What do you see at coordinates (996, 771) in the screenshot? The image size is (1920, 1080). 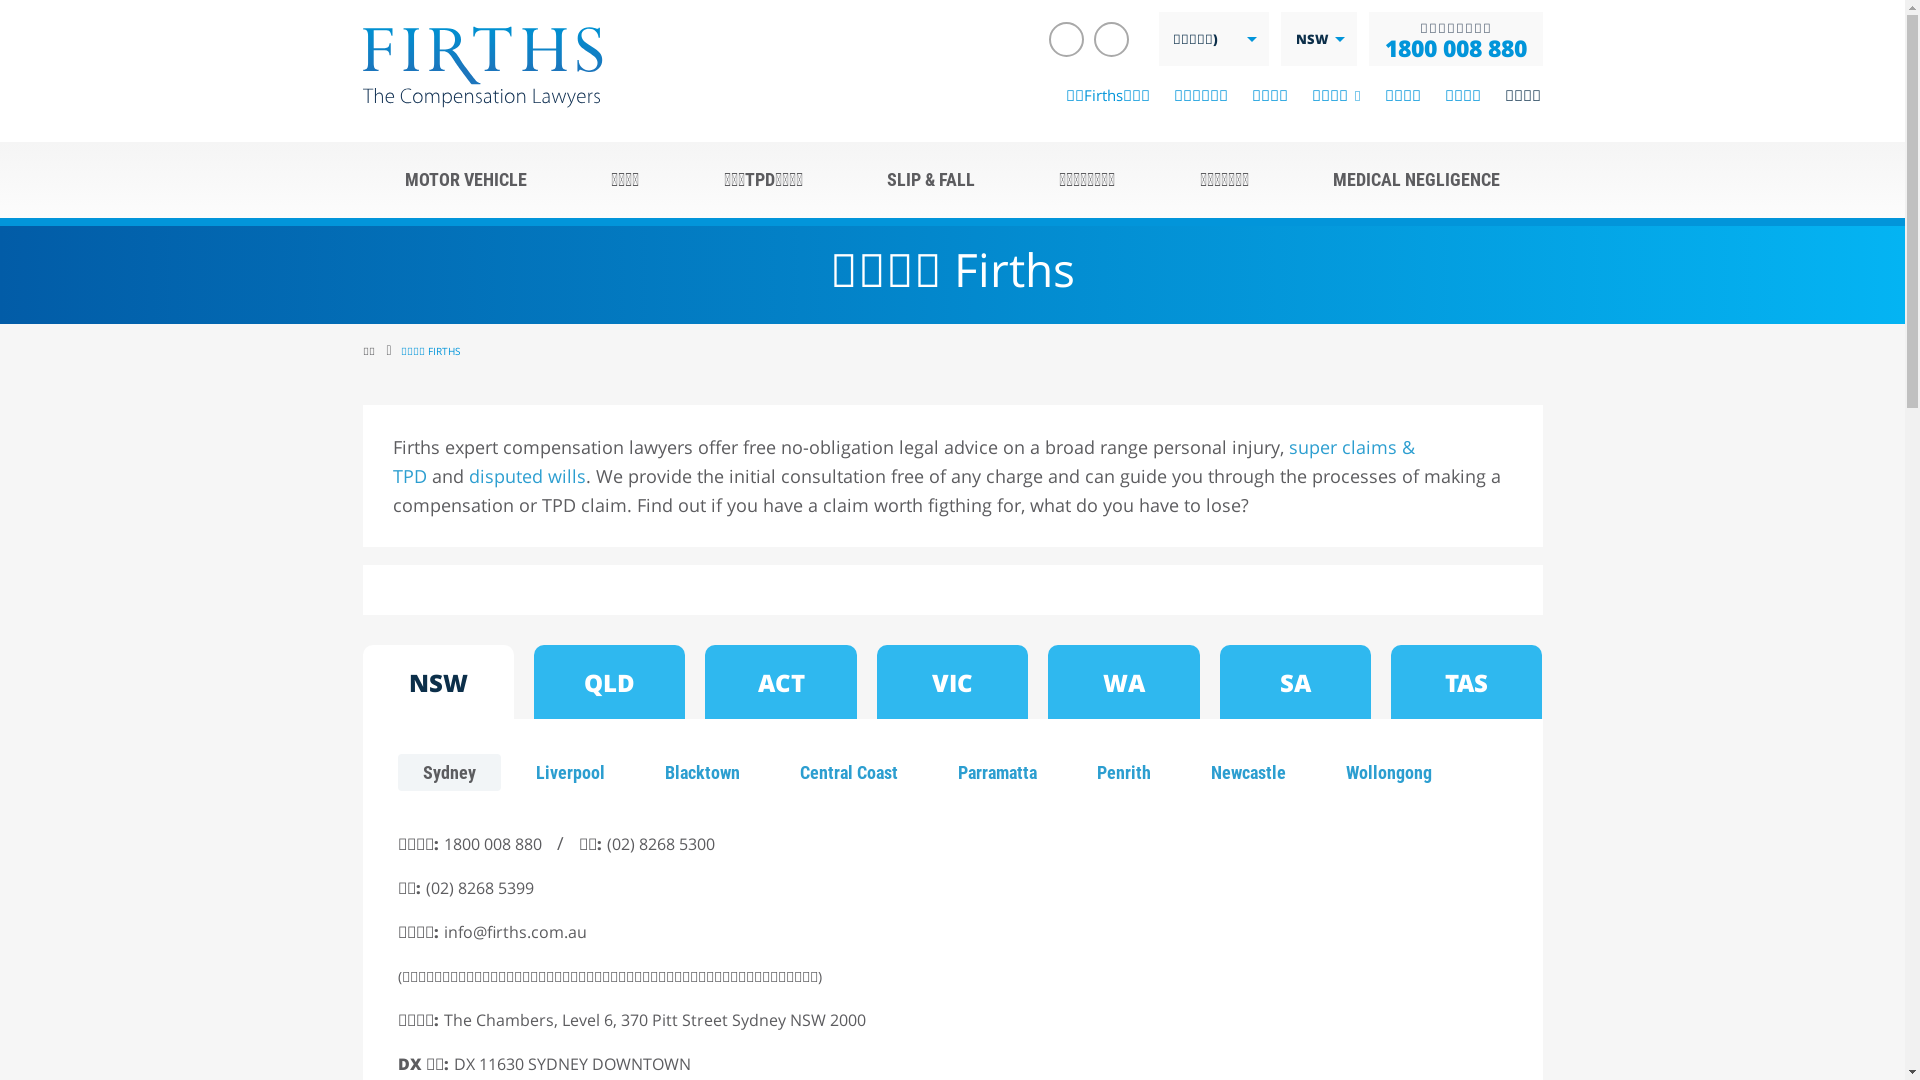 I see `'Parramatta'` at bounding box center [996, 771].